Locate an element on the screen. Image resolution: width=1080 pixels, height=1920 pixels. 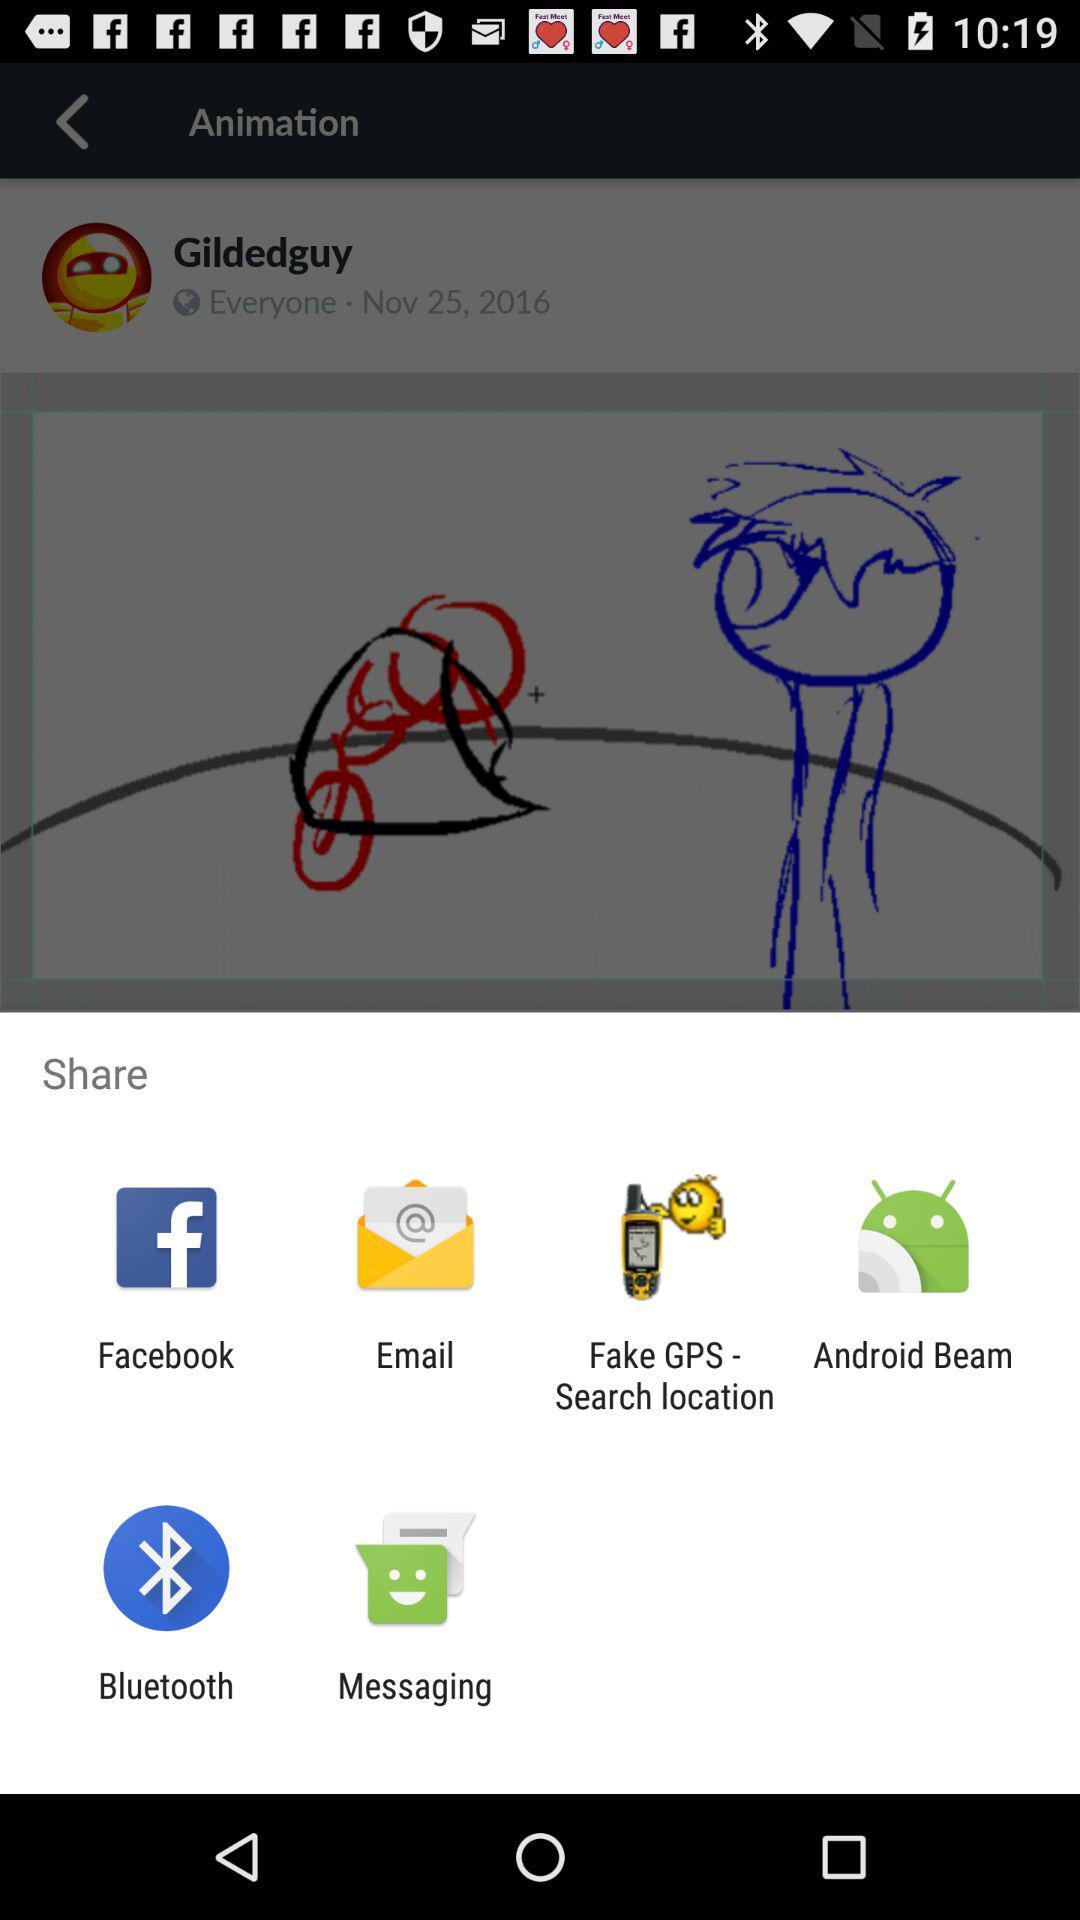
the fake gps search item is located at coordinates (664, 1374).